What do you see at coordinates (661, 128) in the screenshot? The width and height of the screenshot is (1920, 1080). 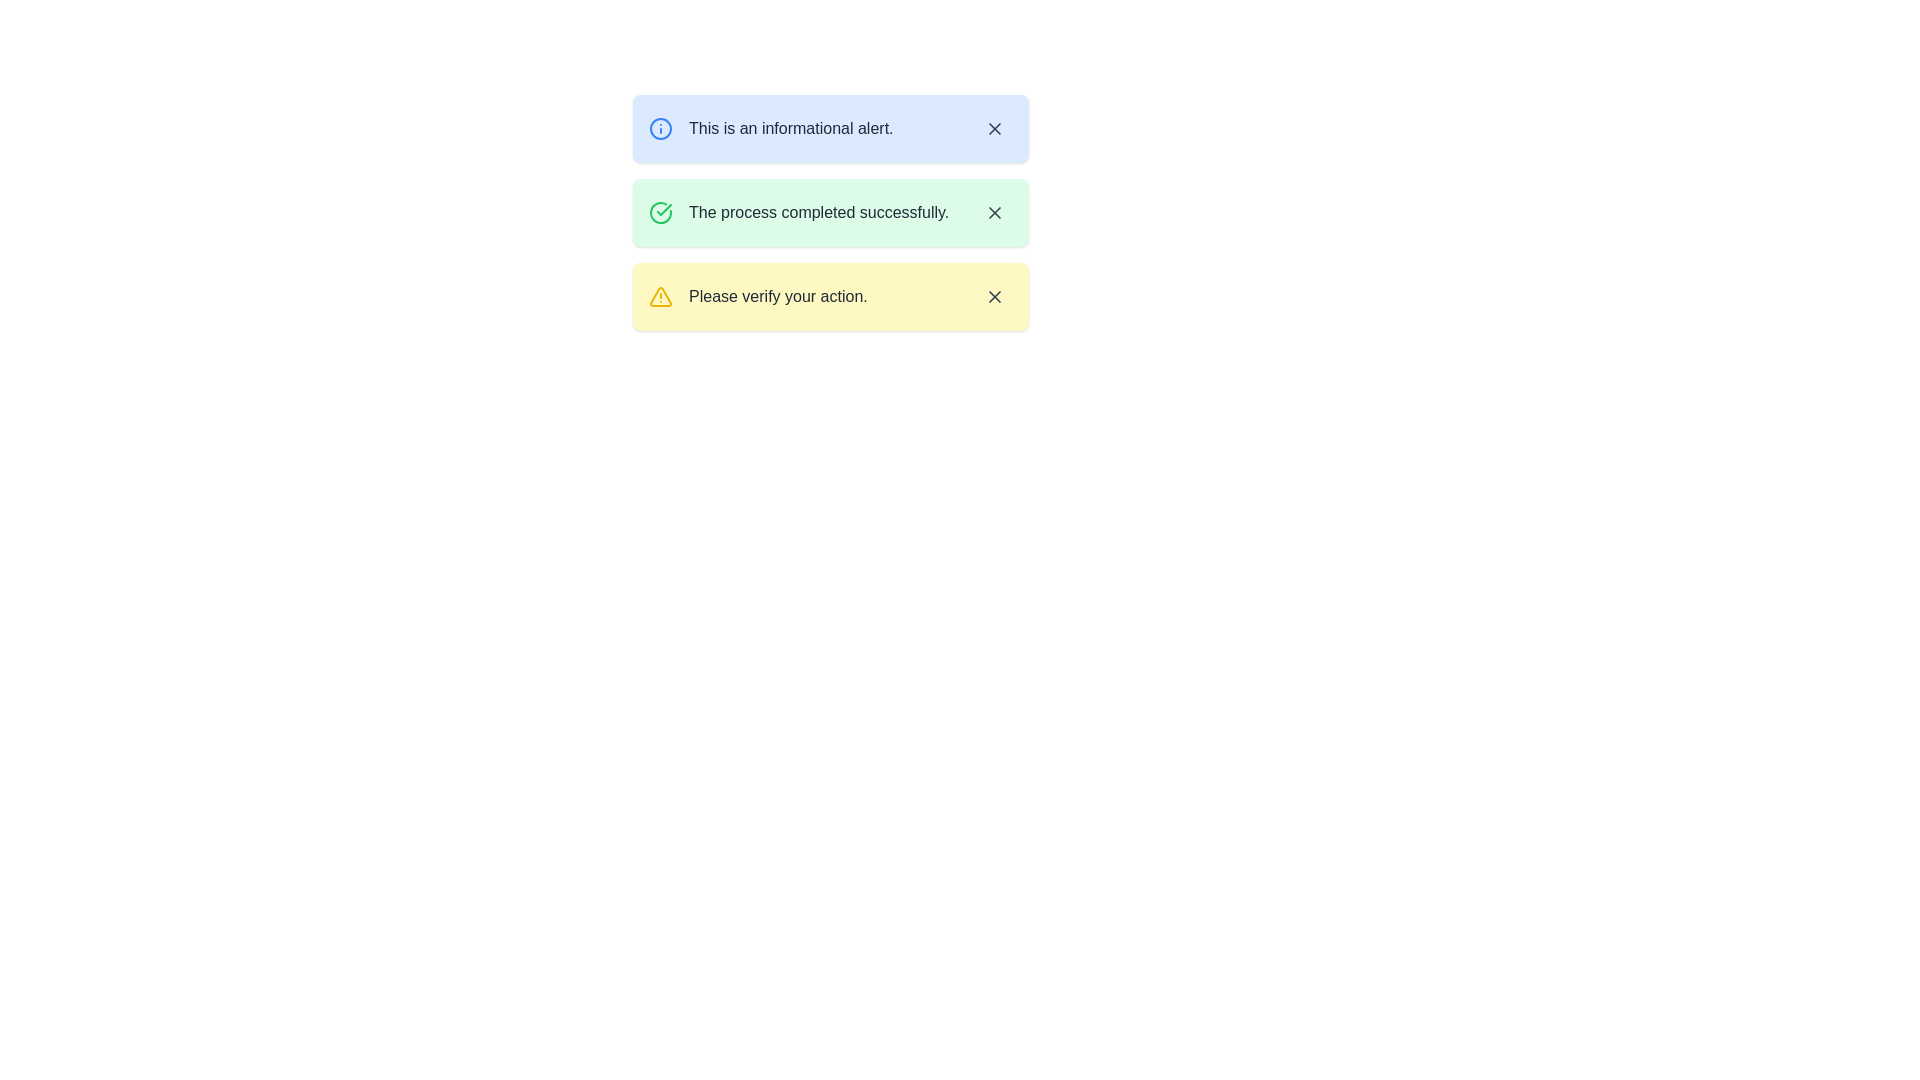 I see `the blue circled 'i' SVG icon located on the left side of the informational alert box, which precedes the text 'This is an informational alert.'` at bounding box center [661, 128].